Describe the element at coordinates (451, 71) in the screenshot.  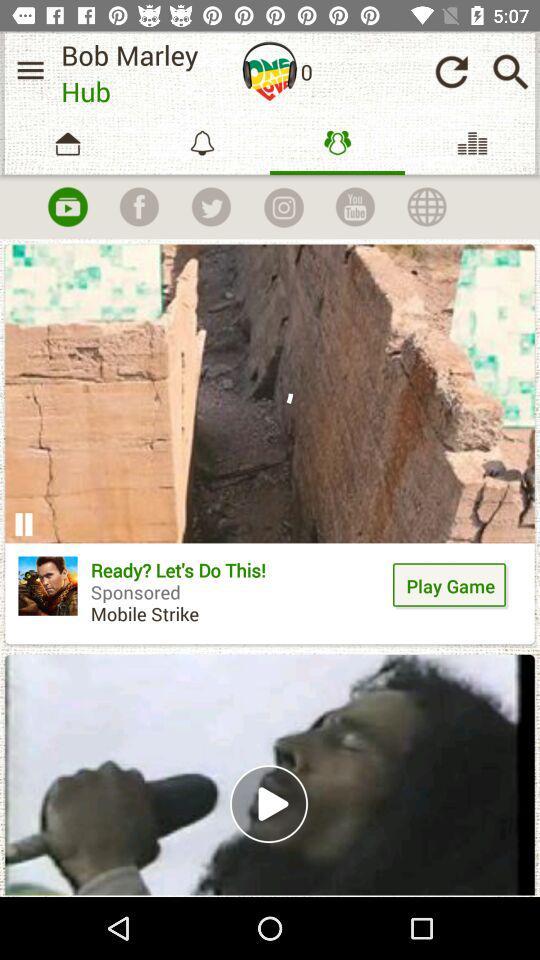
I see `the item to the right of the 0 item` at that location.